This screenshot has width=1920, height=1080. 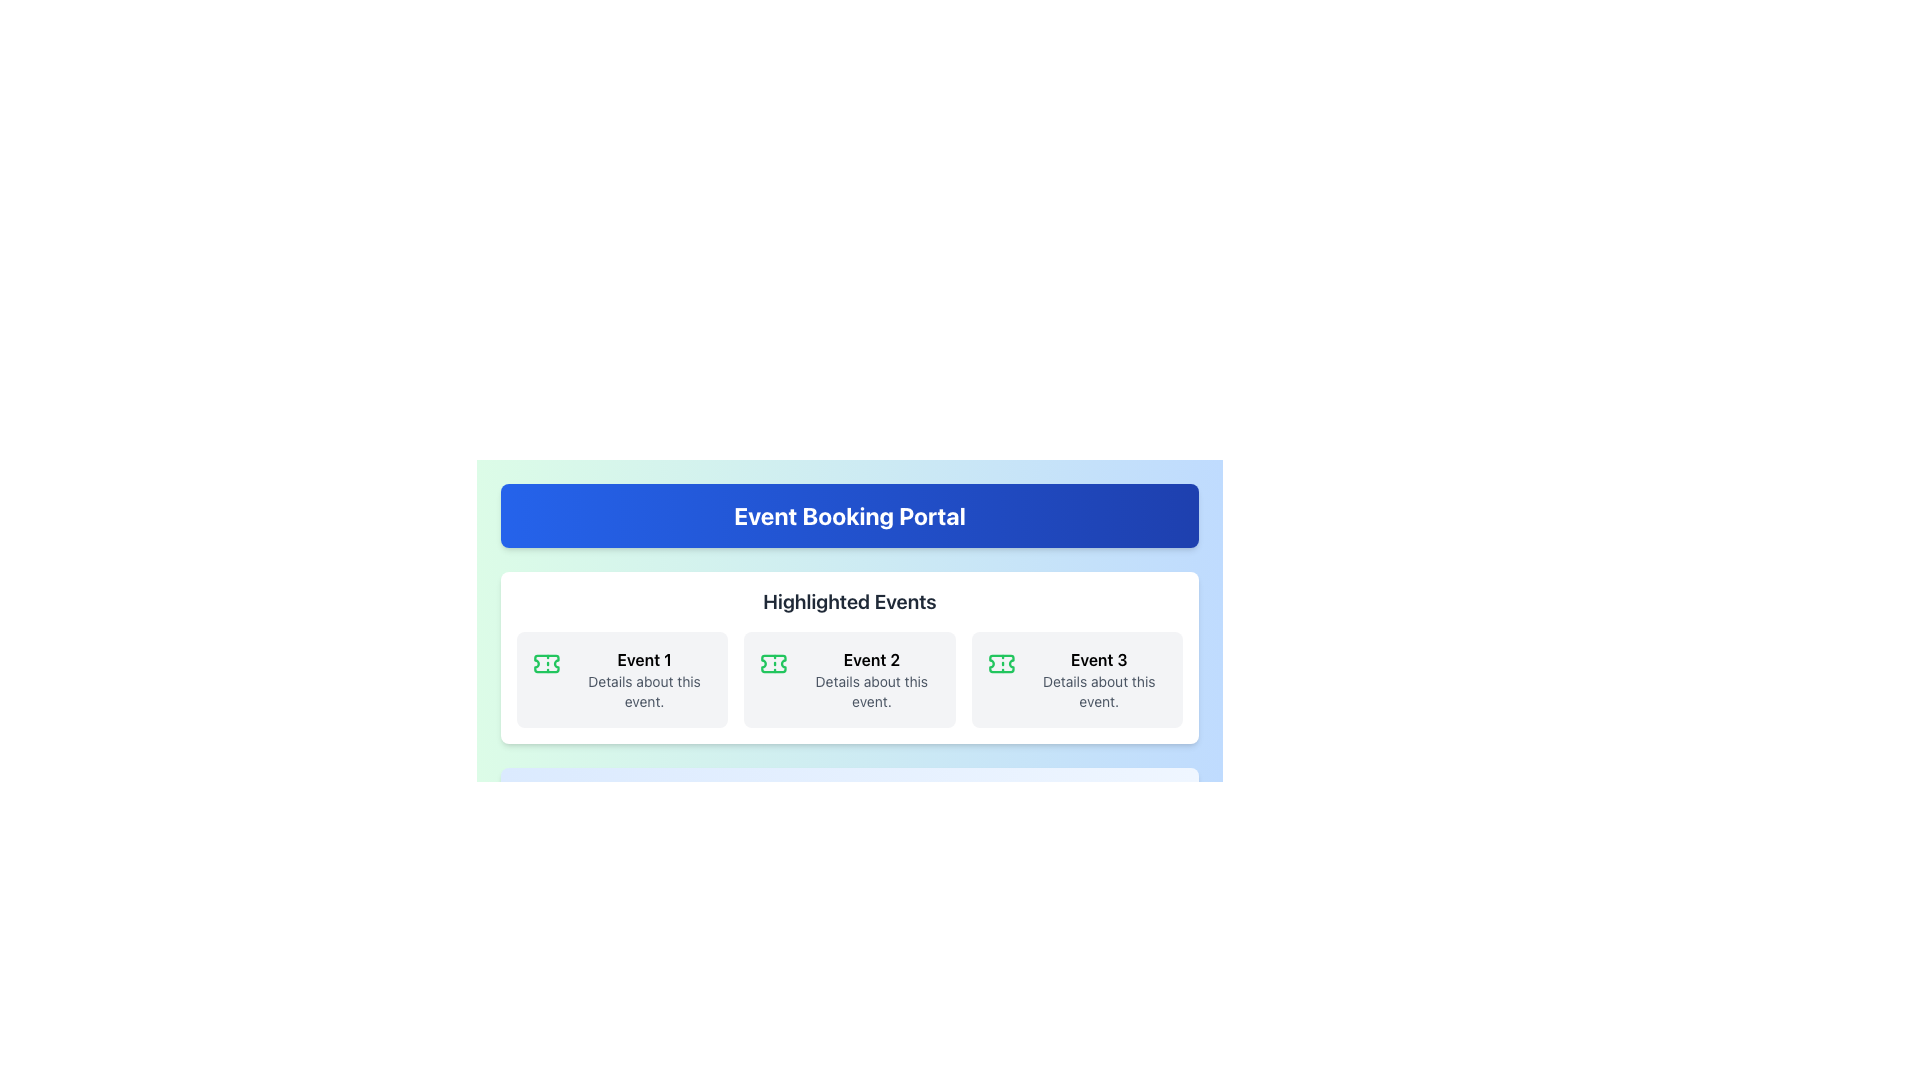 I want to click on the green ticket icon next to the title 'Event 1', which serves as a visual identifier for the event, so click(x=546, y=663).